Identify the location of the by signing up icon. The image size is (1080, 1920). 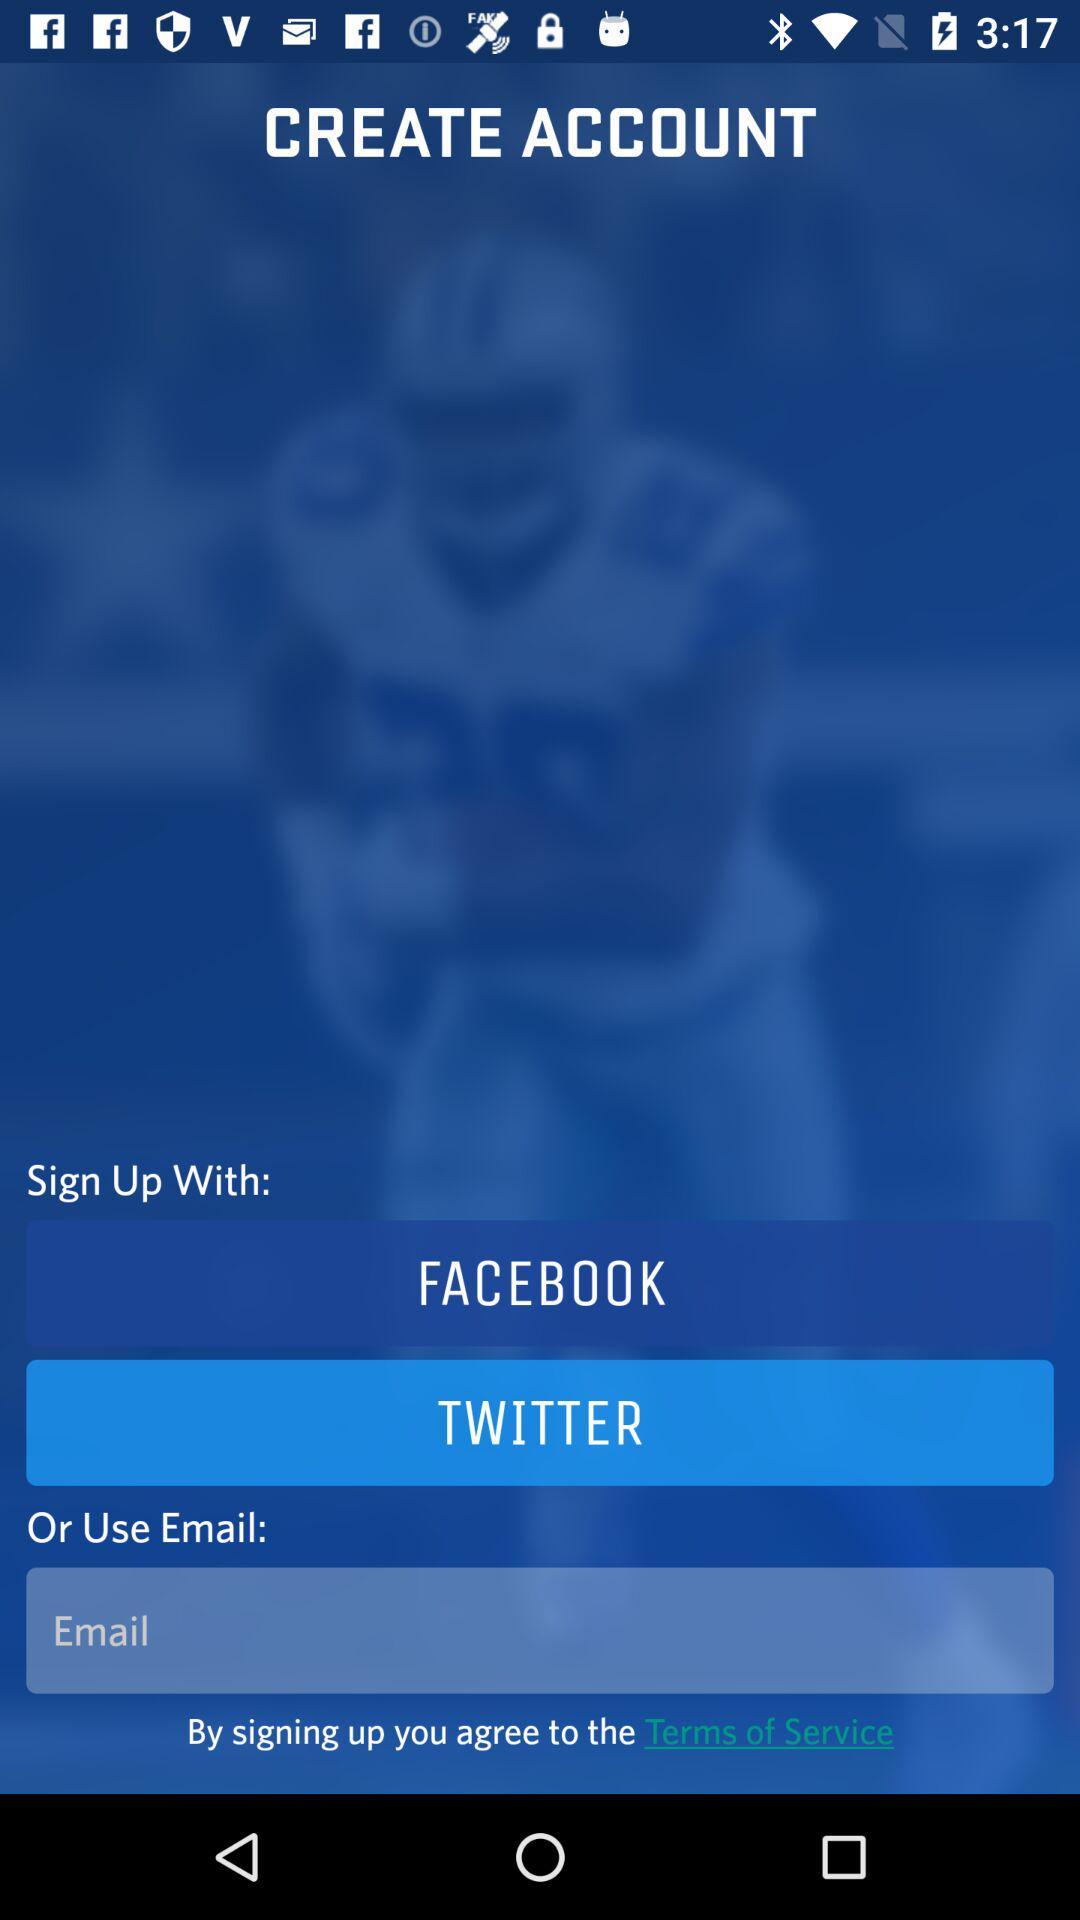
(540, 1729).